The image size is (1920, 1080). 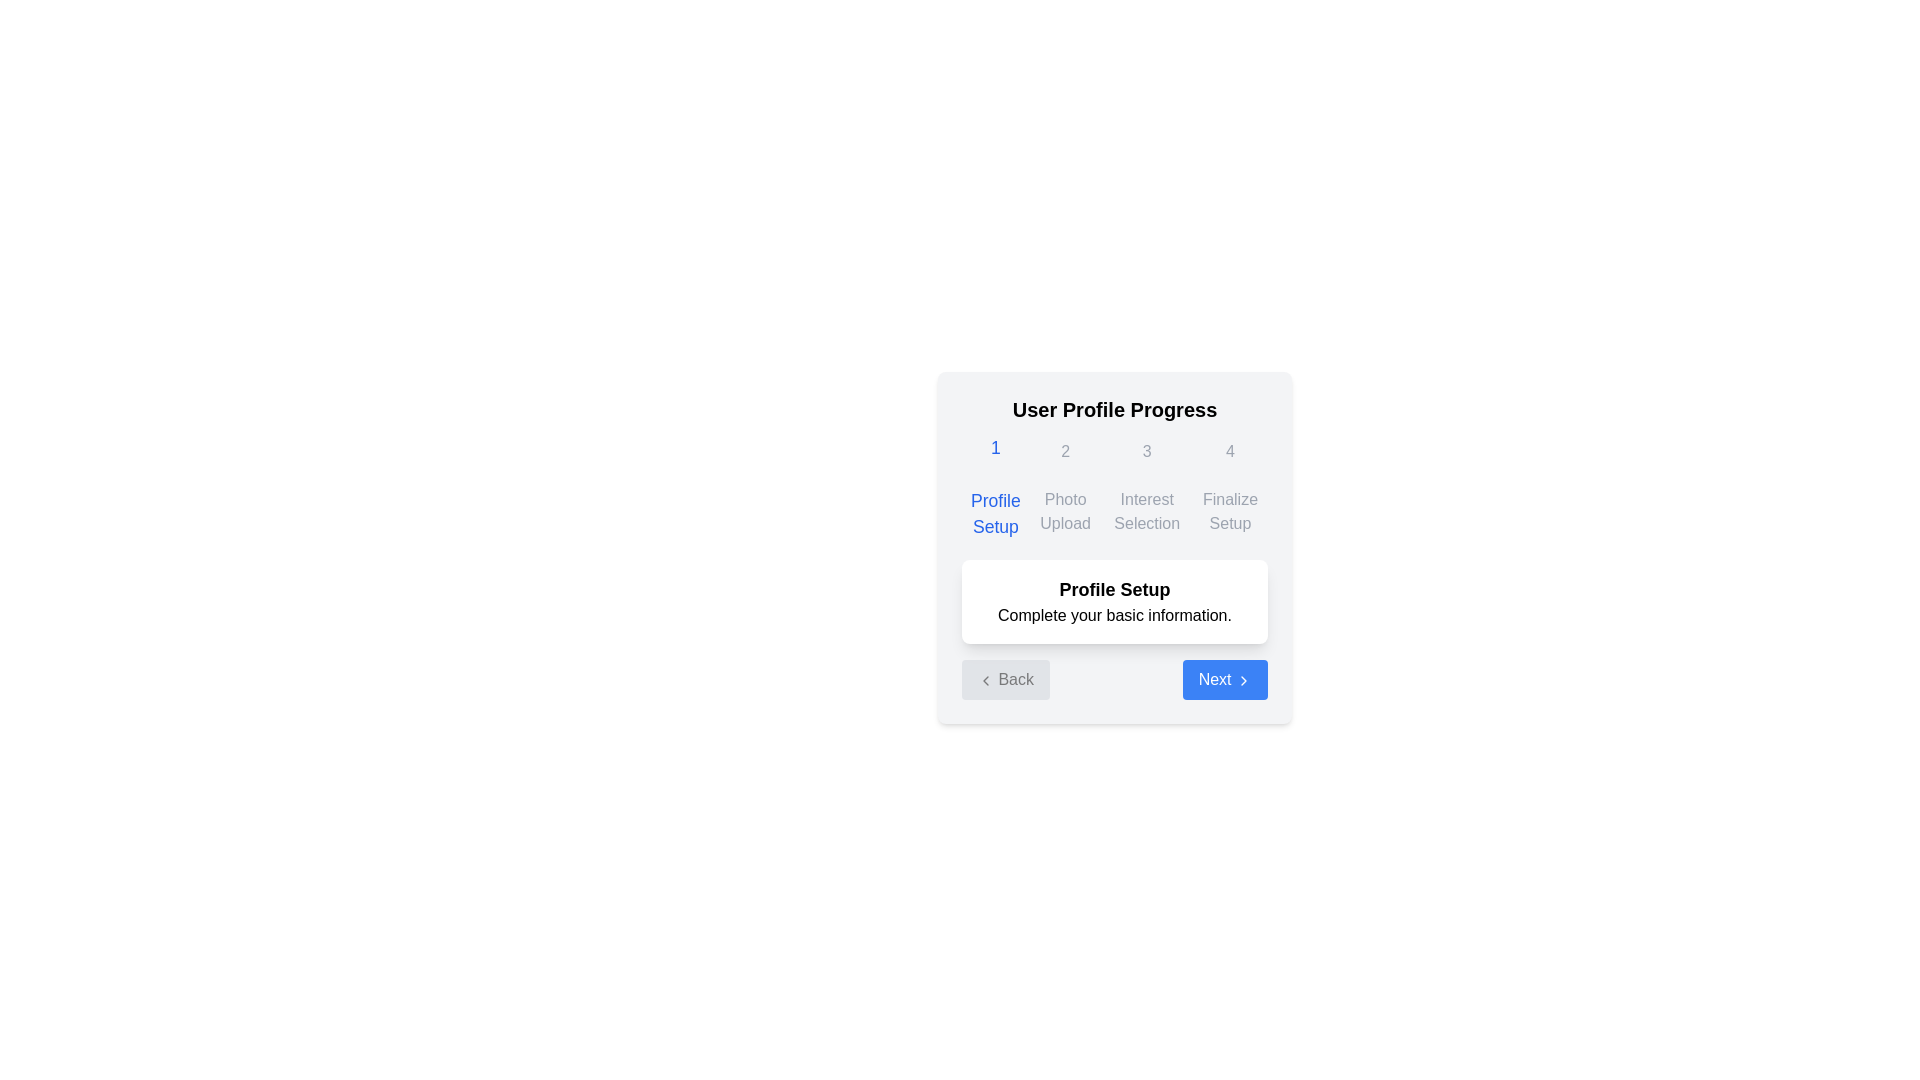 I want to click on the Progress Indicator displaying the stages of user profile setup, including '1 Profile Setup', '2 Photo Upload', '3 Interest Selection', and '4 Finalize Setup', with the first stage highlighted in blue, so click(x=1113, y=488).